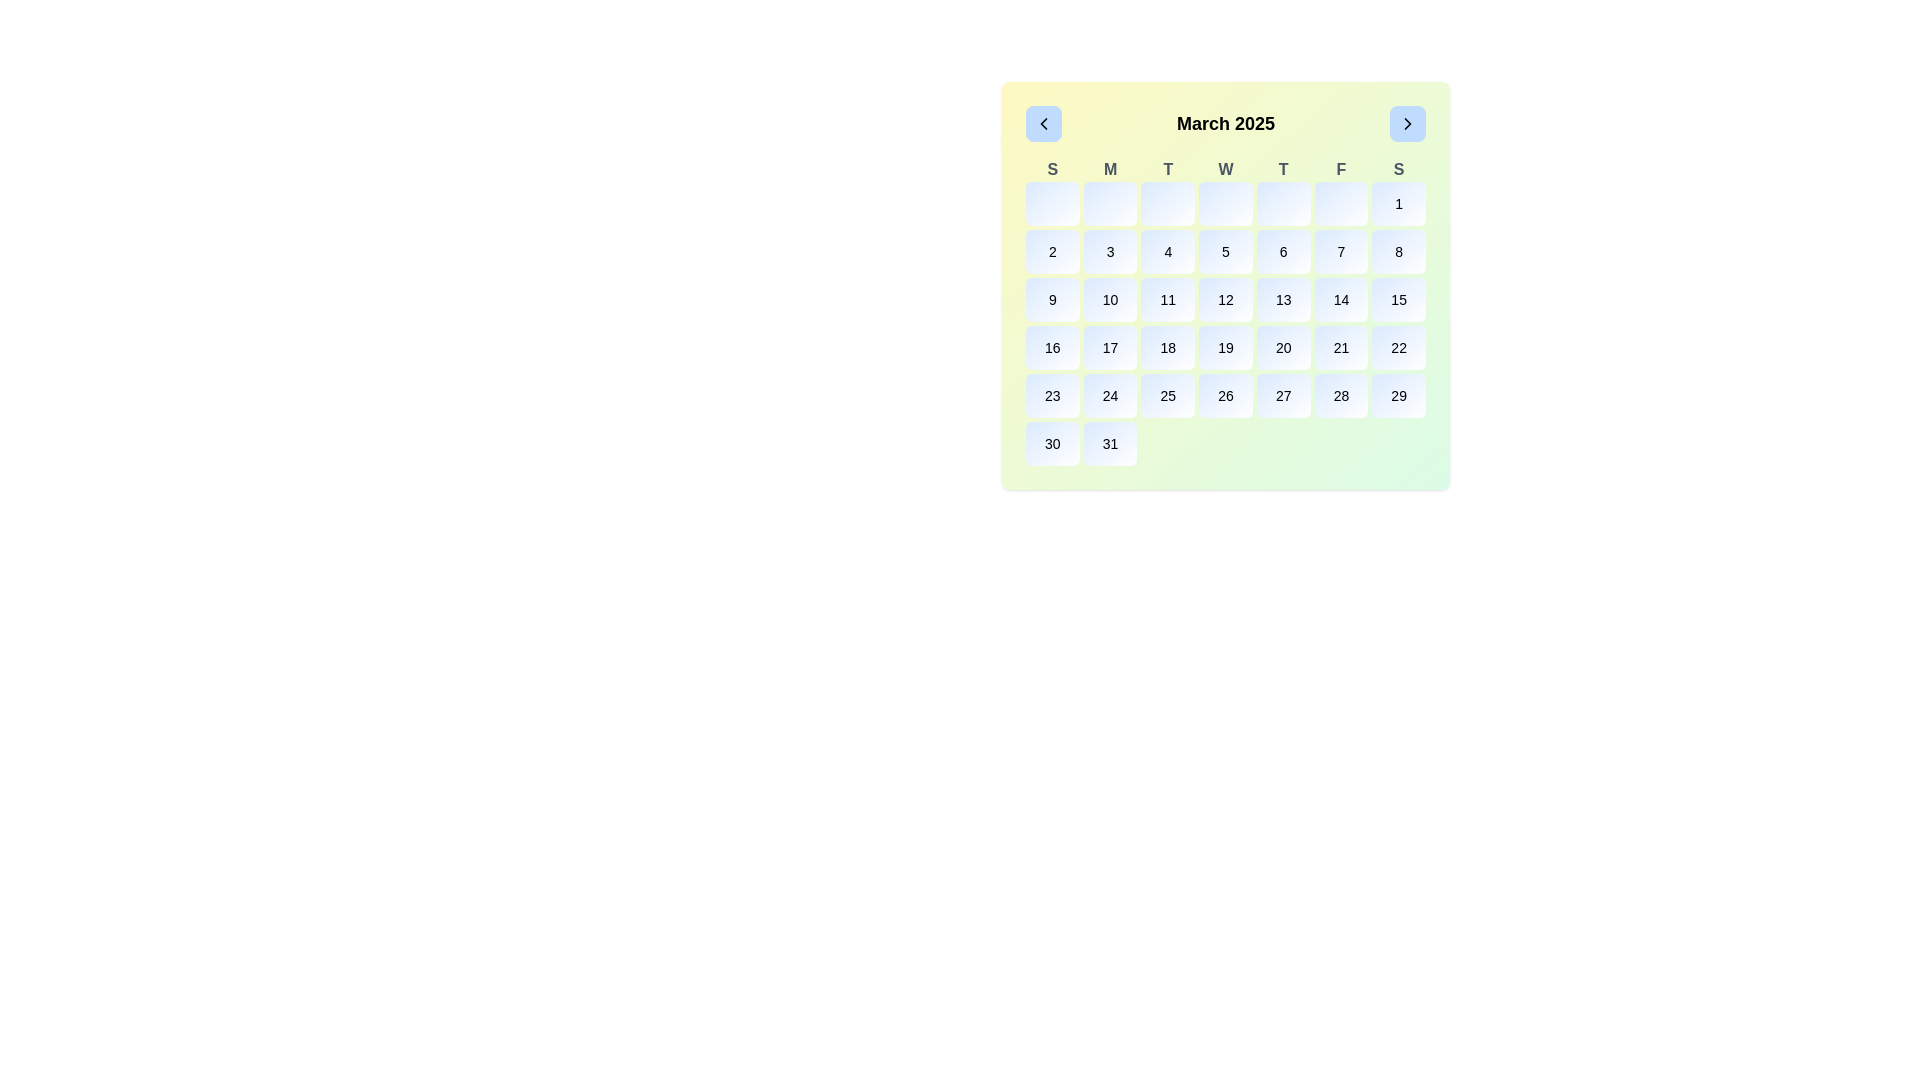  I want to click on the static text label displaying 'March 2025' in the center of the topmost header section of the calendar, which informs the user about the current month and year, so click(1224, 123).